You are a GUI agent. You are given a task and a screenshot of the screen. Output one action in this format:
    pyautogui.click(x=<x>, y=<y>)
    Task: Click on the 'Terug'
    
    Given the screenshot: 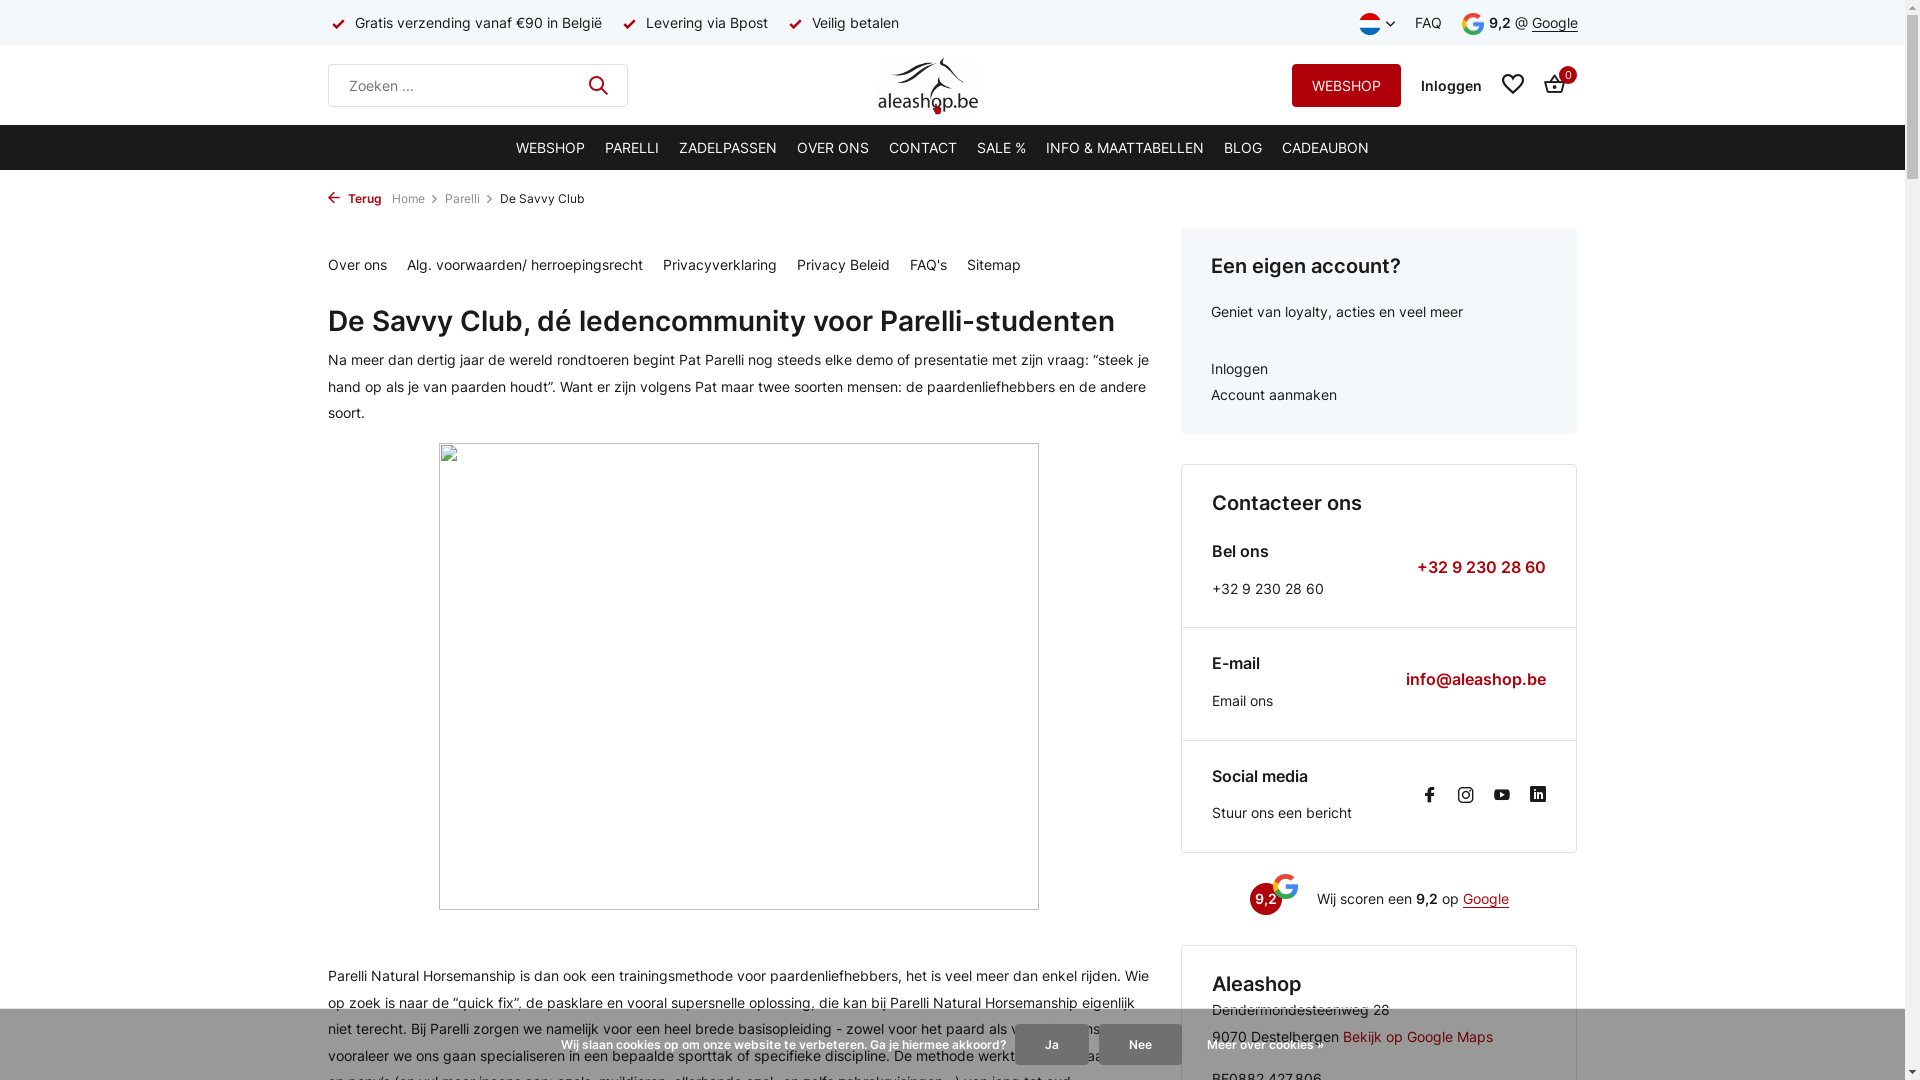 What is the action you would take?
    pyautogui.click(x=355, y=198)
    